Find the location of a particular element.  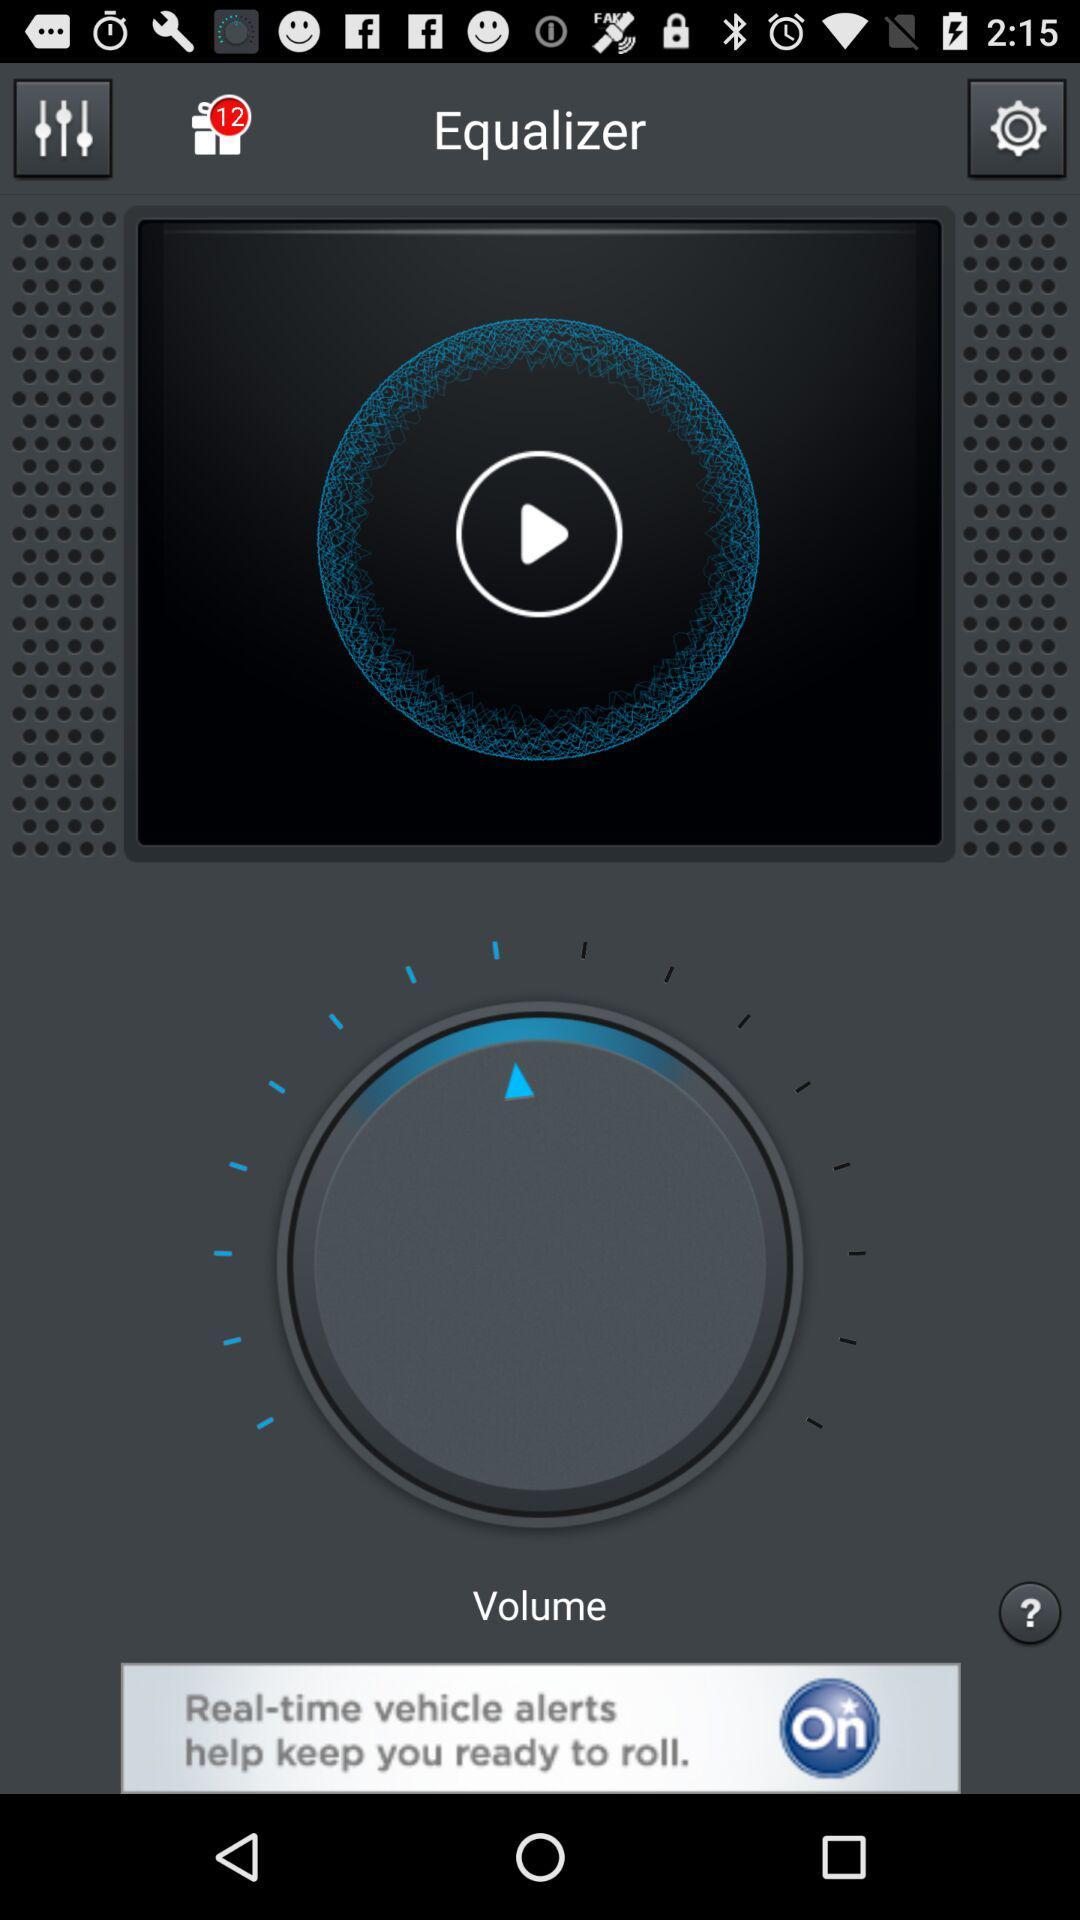

play option is located at coordinates (538, 533).